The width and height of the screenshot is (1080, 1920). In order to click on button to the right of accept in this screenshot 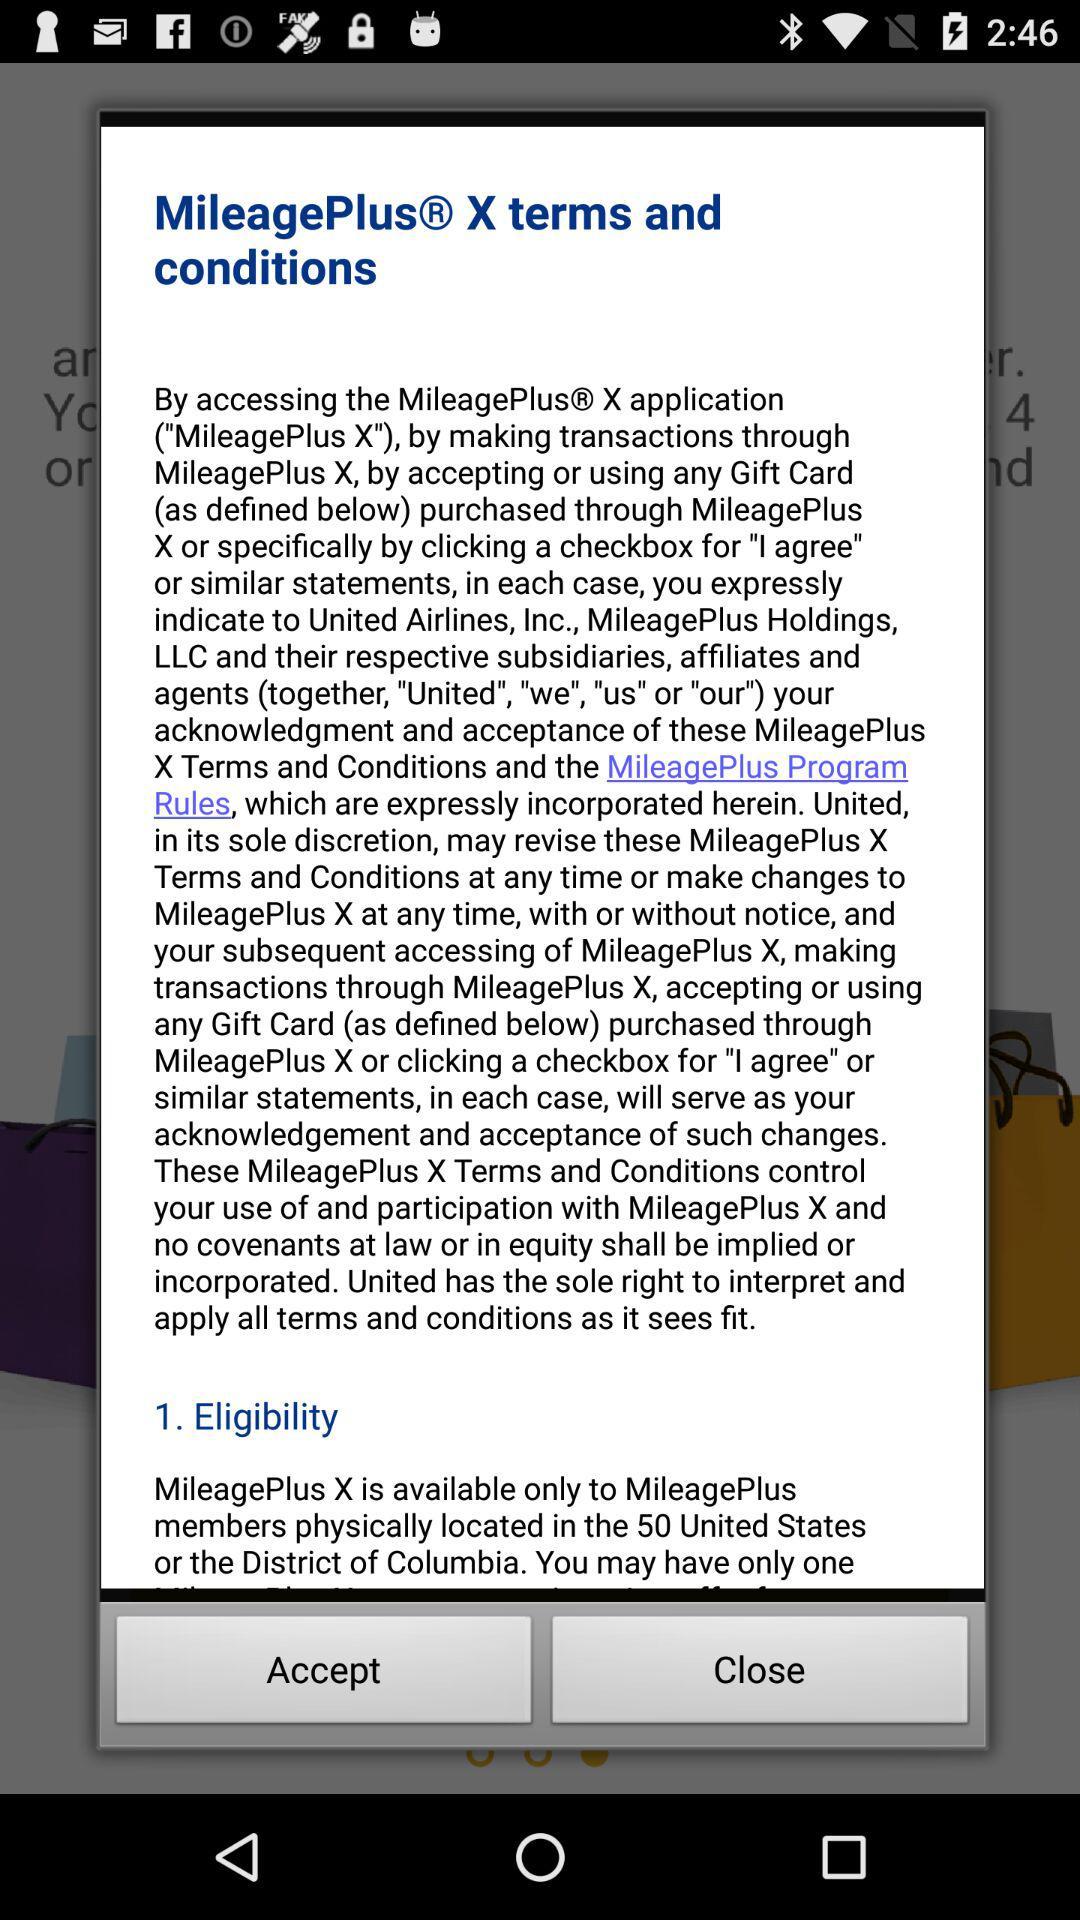, I will do `click(760, 1675)`.